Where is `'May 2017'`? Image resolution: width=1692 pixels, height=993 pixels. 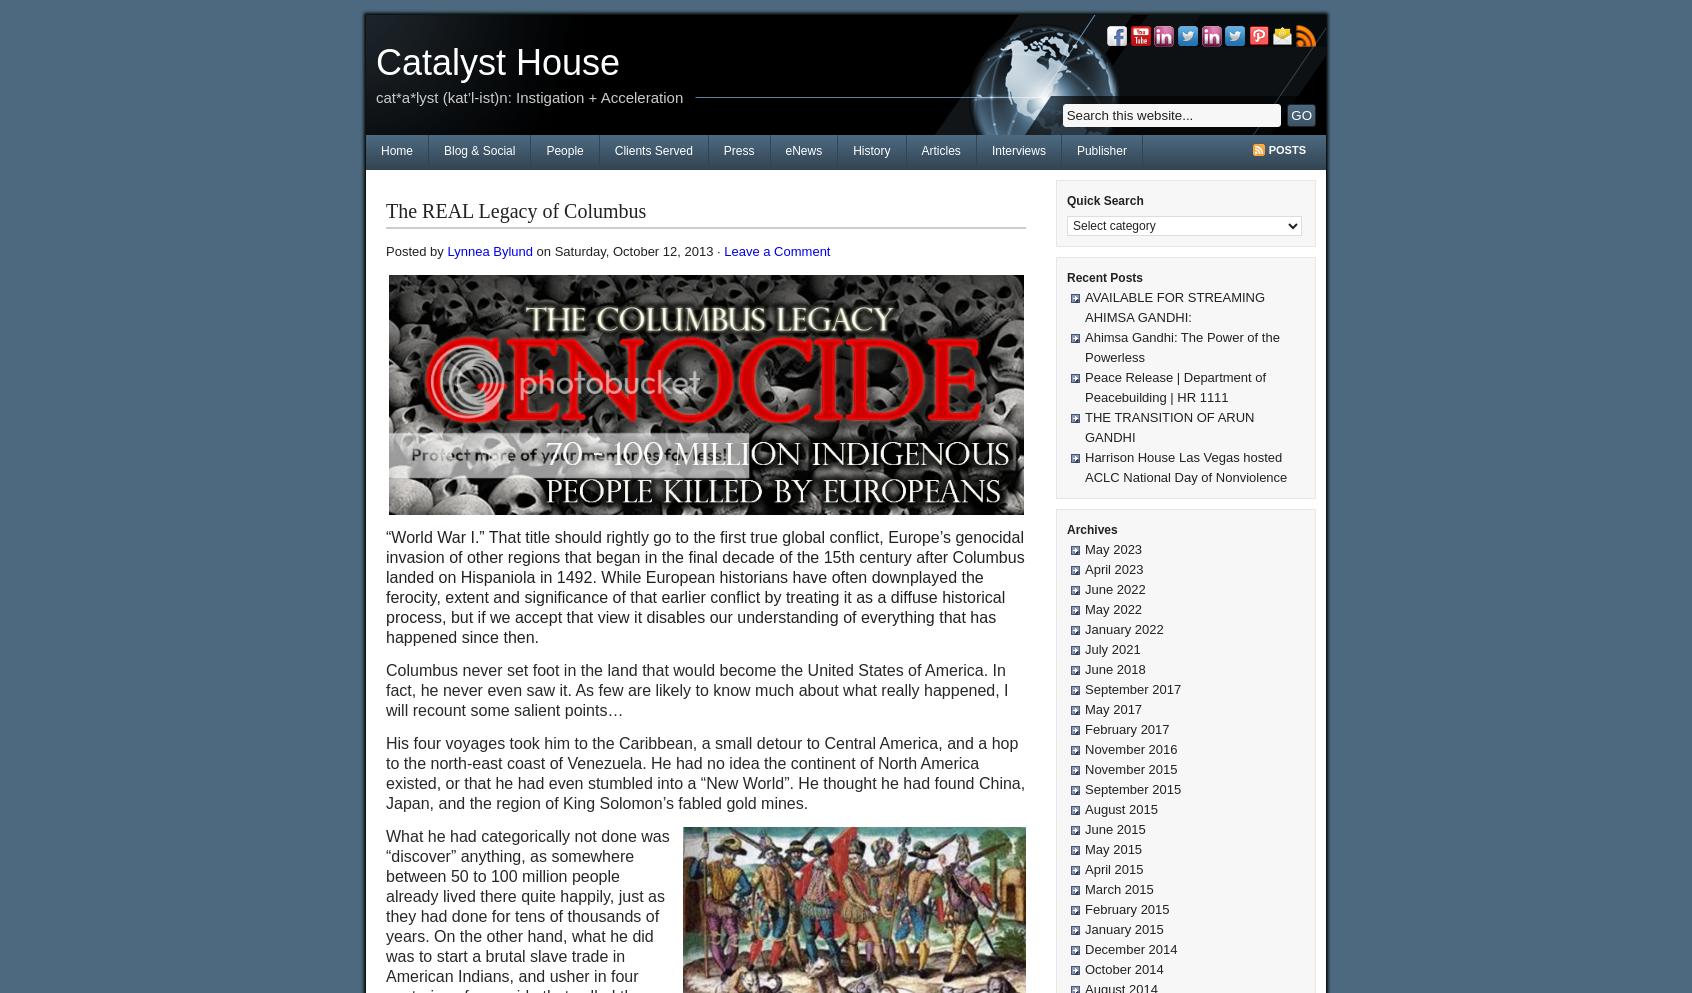 'May 2017' is located at coordinates (1113, 708).